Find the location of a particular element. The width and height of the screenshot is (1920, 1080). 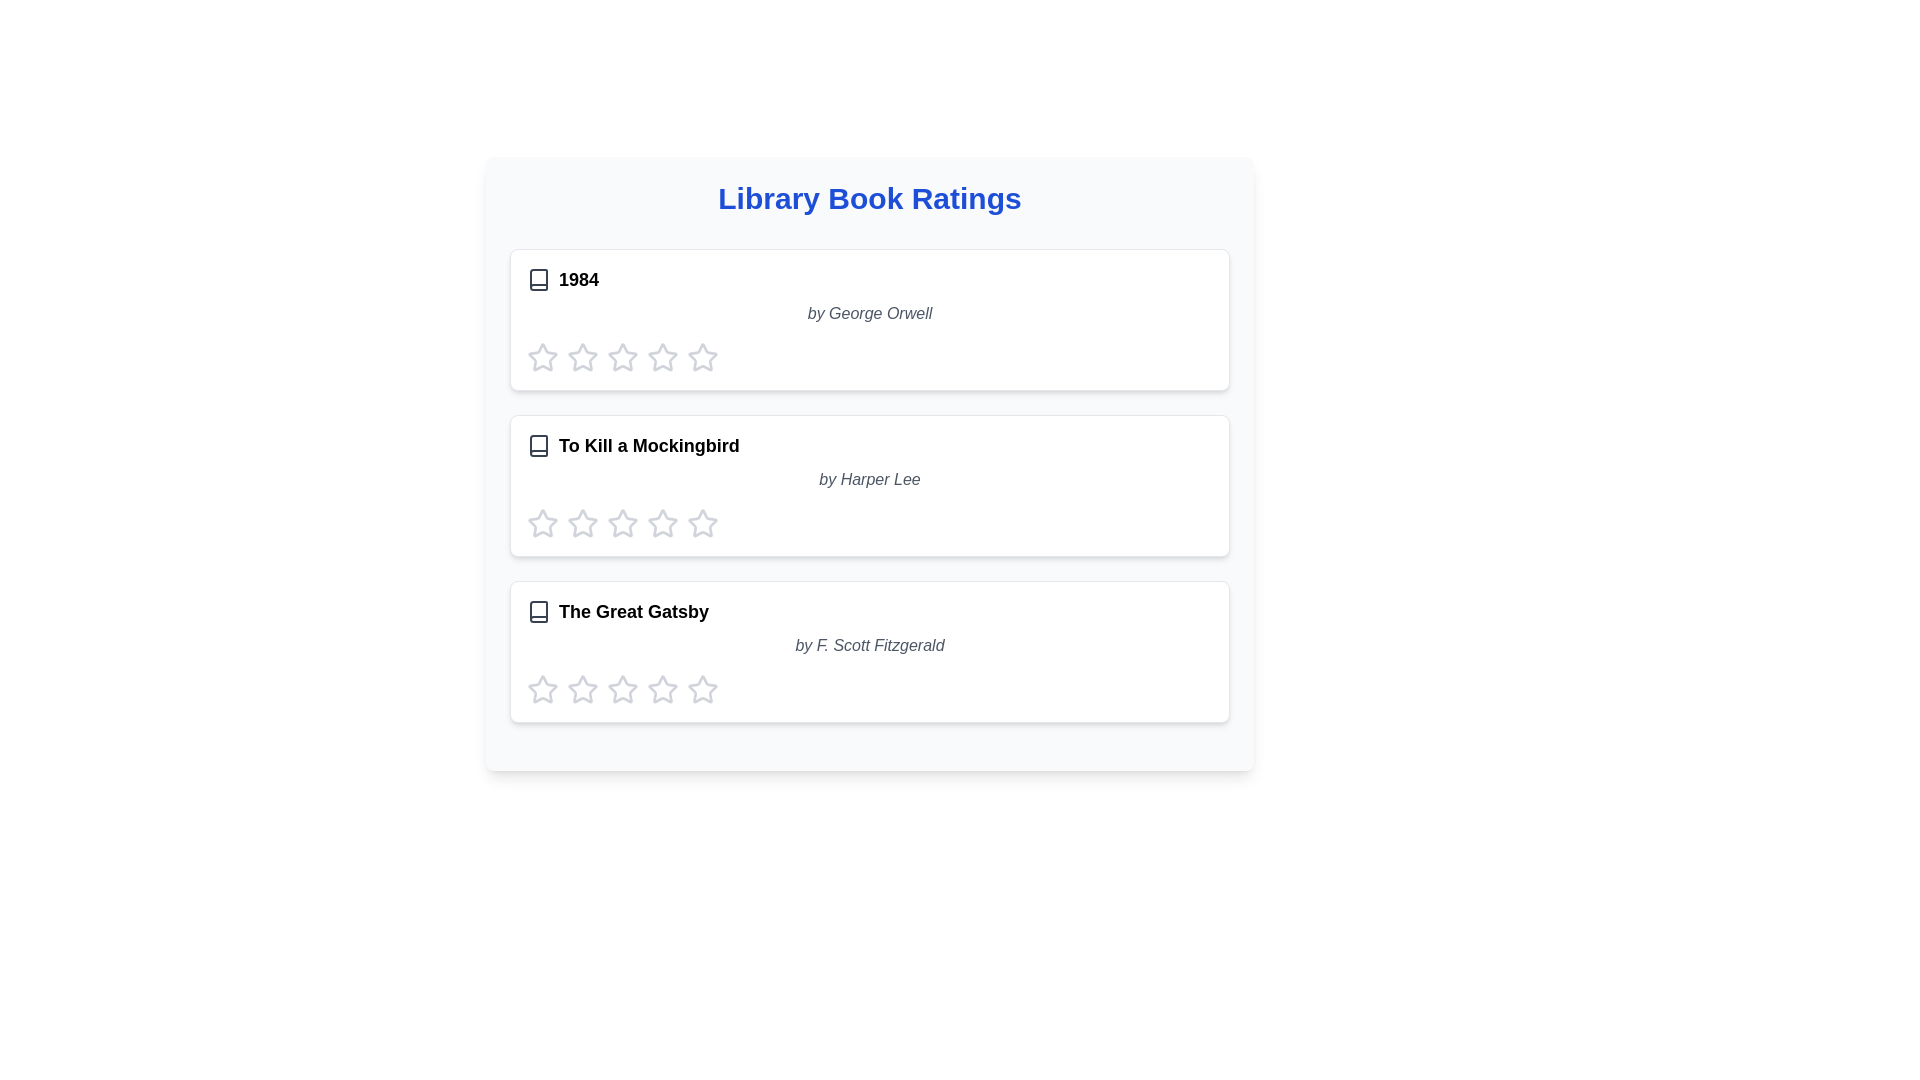

the second gray star icon is located at coordinates (621, 356).